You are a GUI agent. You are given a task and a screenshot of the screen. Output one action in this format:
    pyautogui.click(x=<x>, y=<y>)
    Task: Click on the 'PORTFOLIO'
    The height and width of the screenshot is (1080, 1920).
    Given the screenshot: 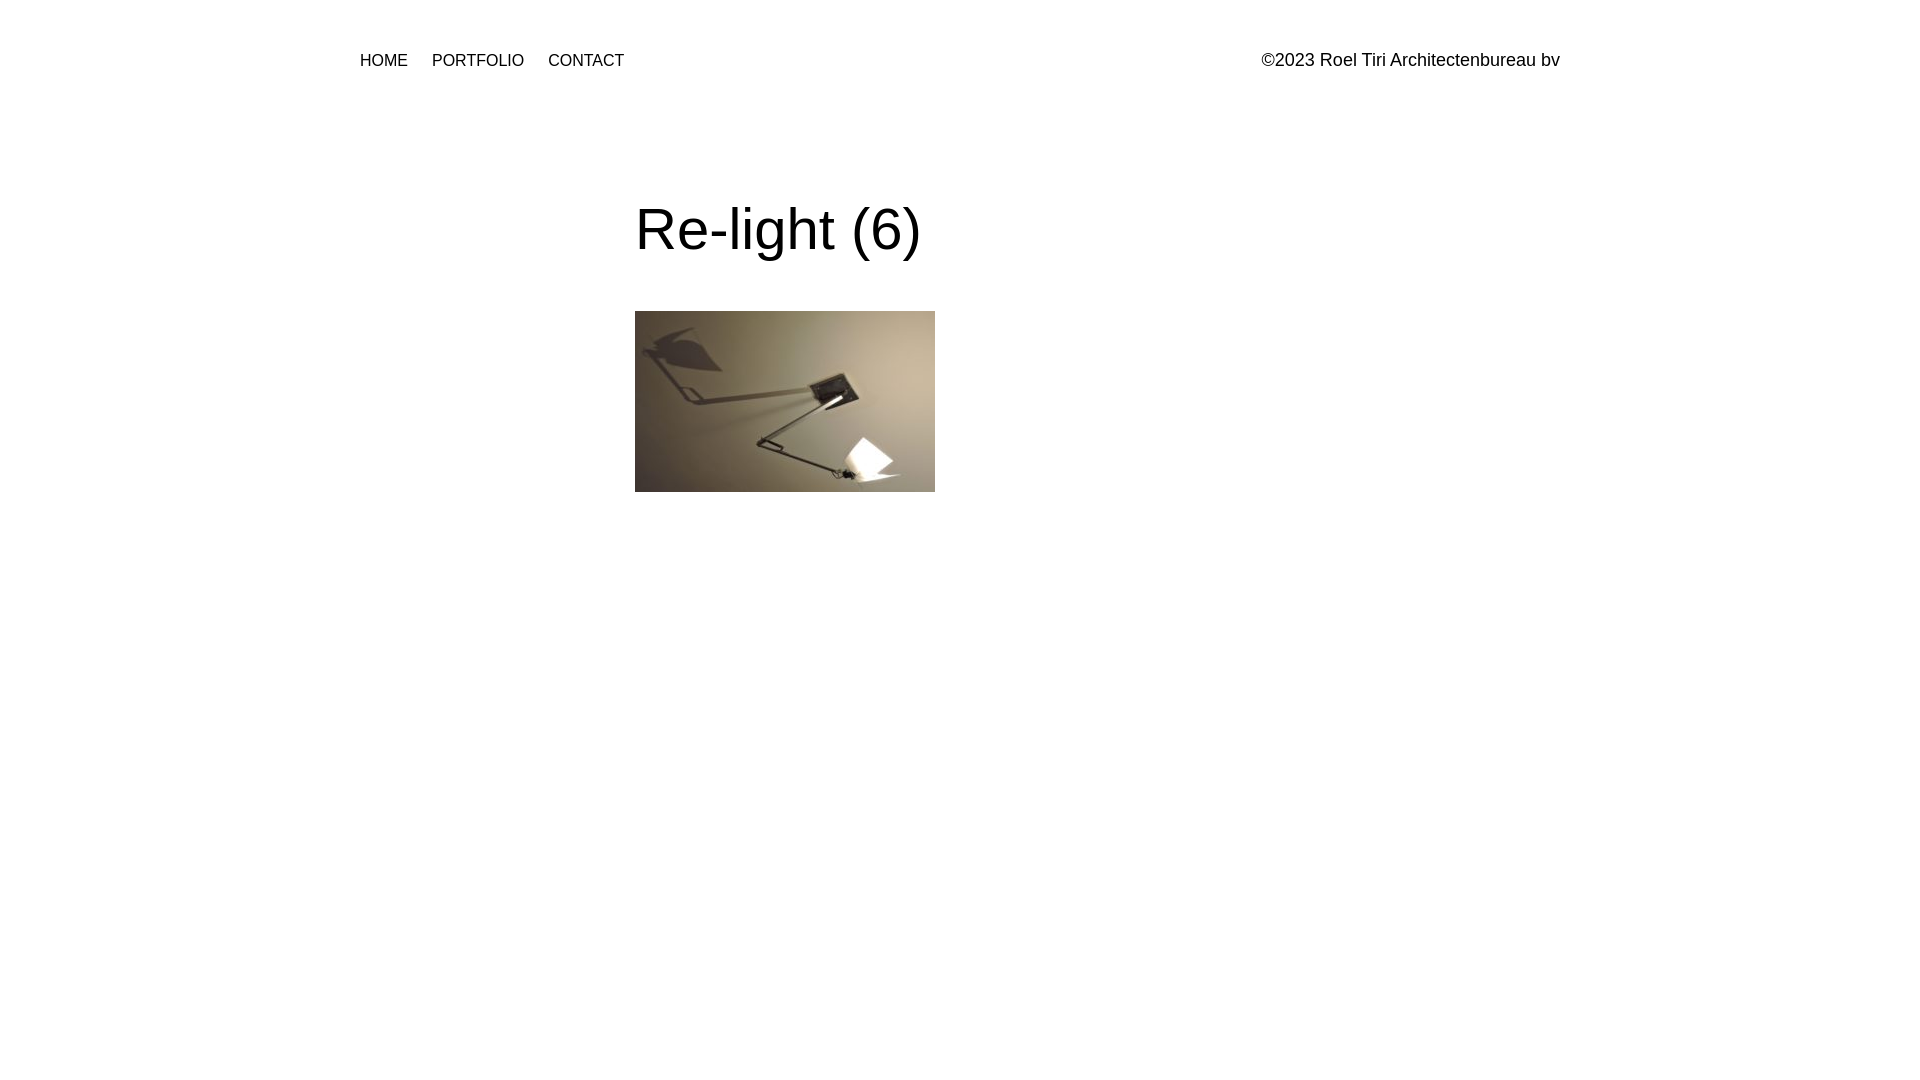 What is the action you would take?
    pyautogui.click(x=477, y=60)
    